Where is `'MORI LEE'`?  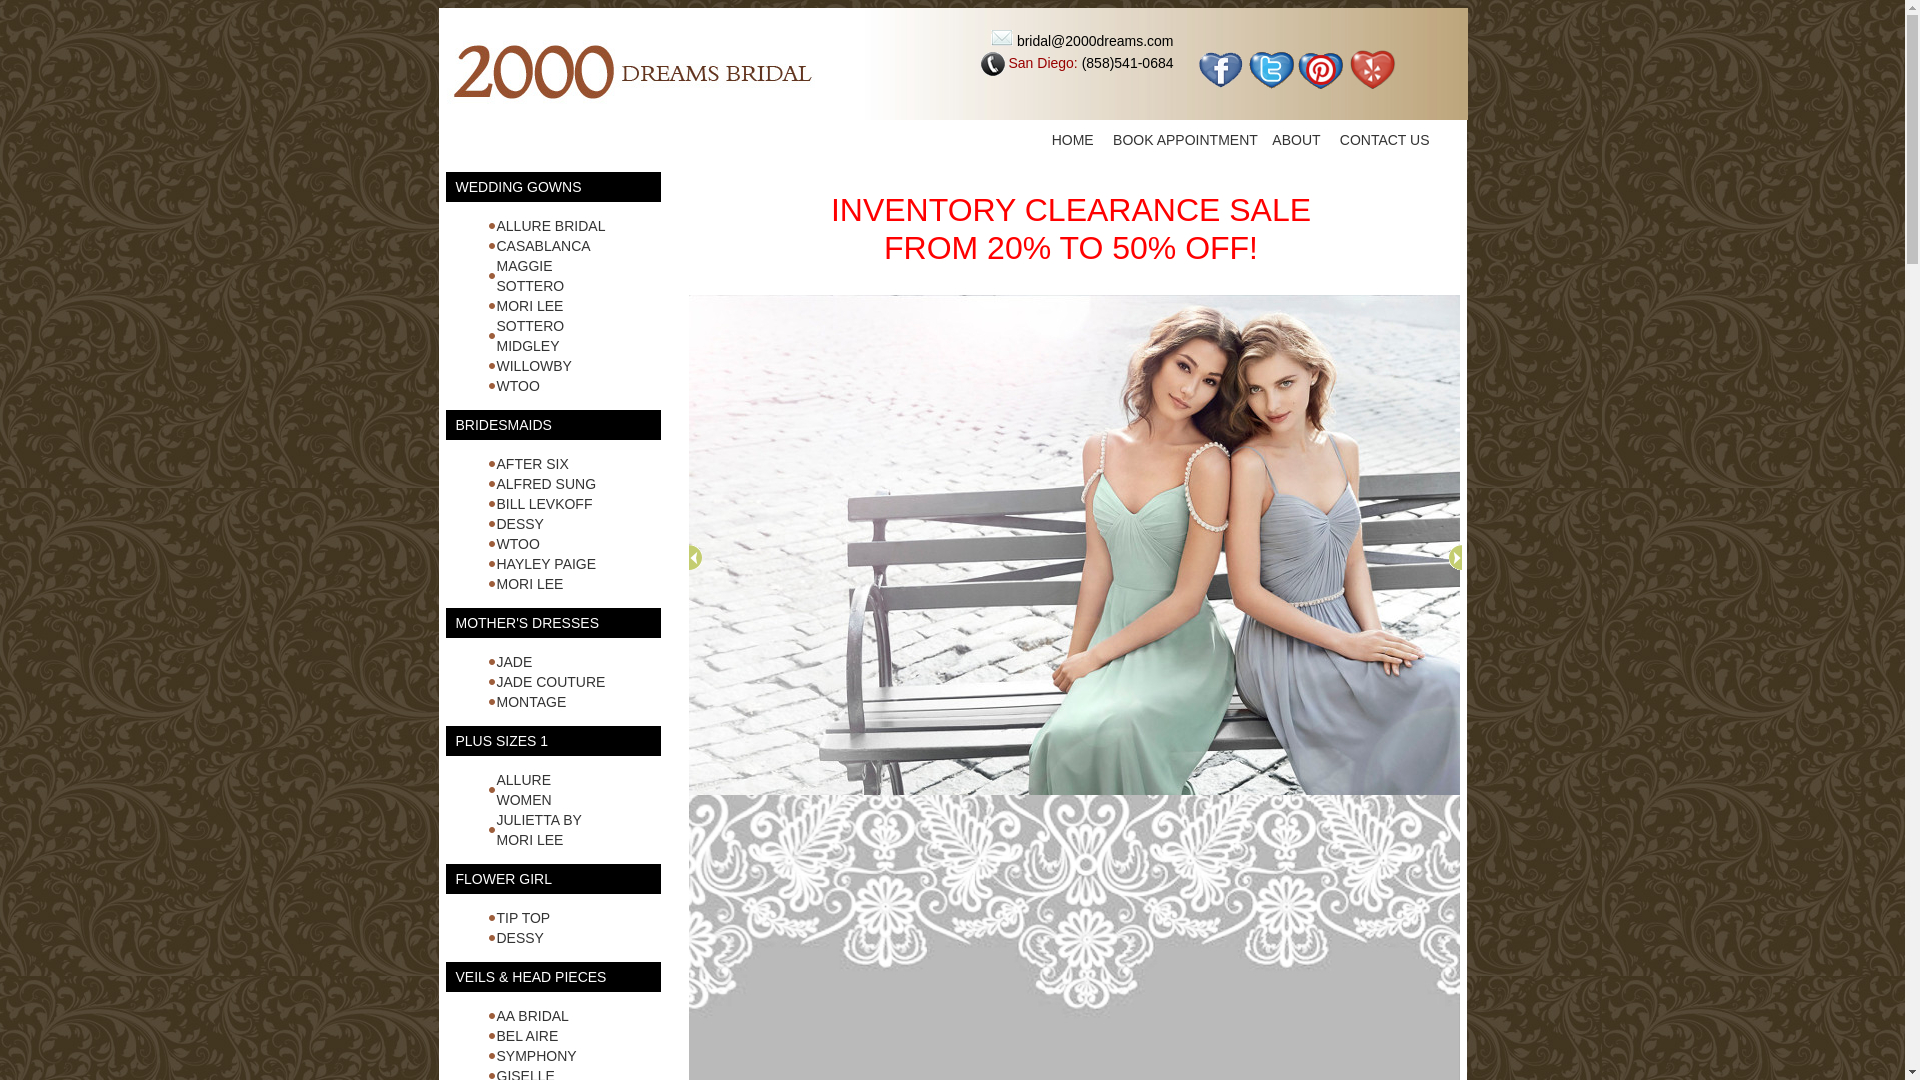
'MORI LEE' is located at coordinates (529, 305).